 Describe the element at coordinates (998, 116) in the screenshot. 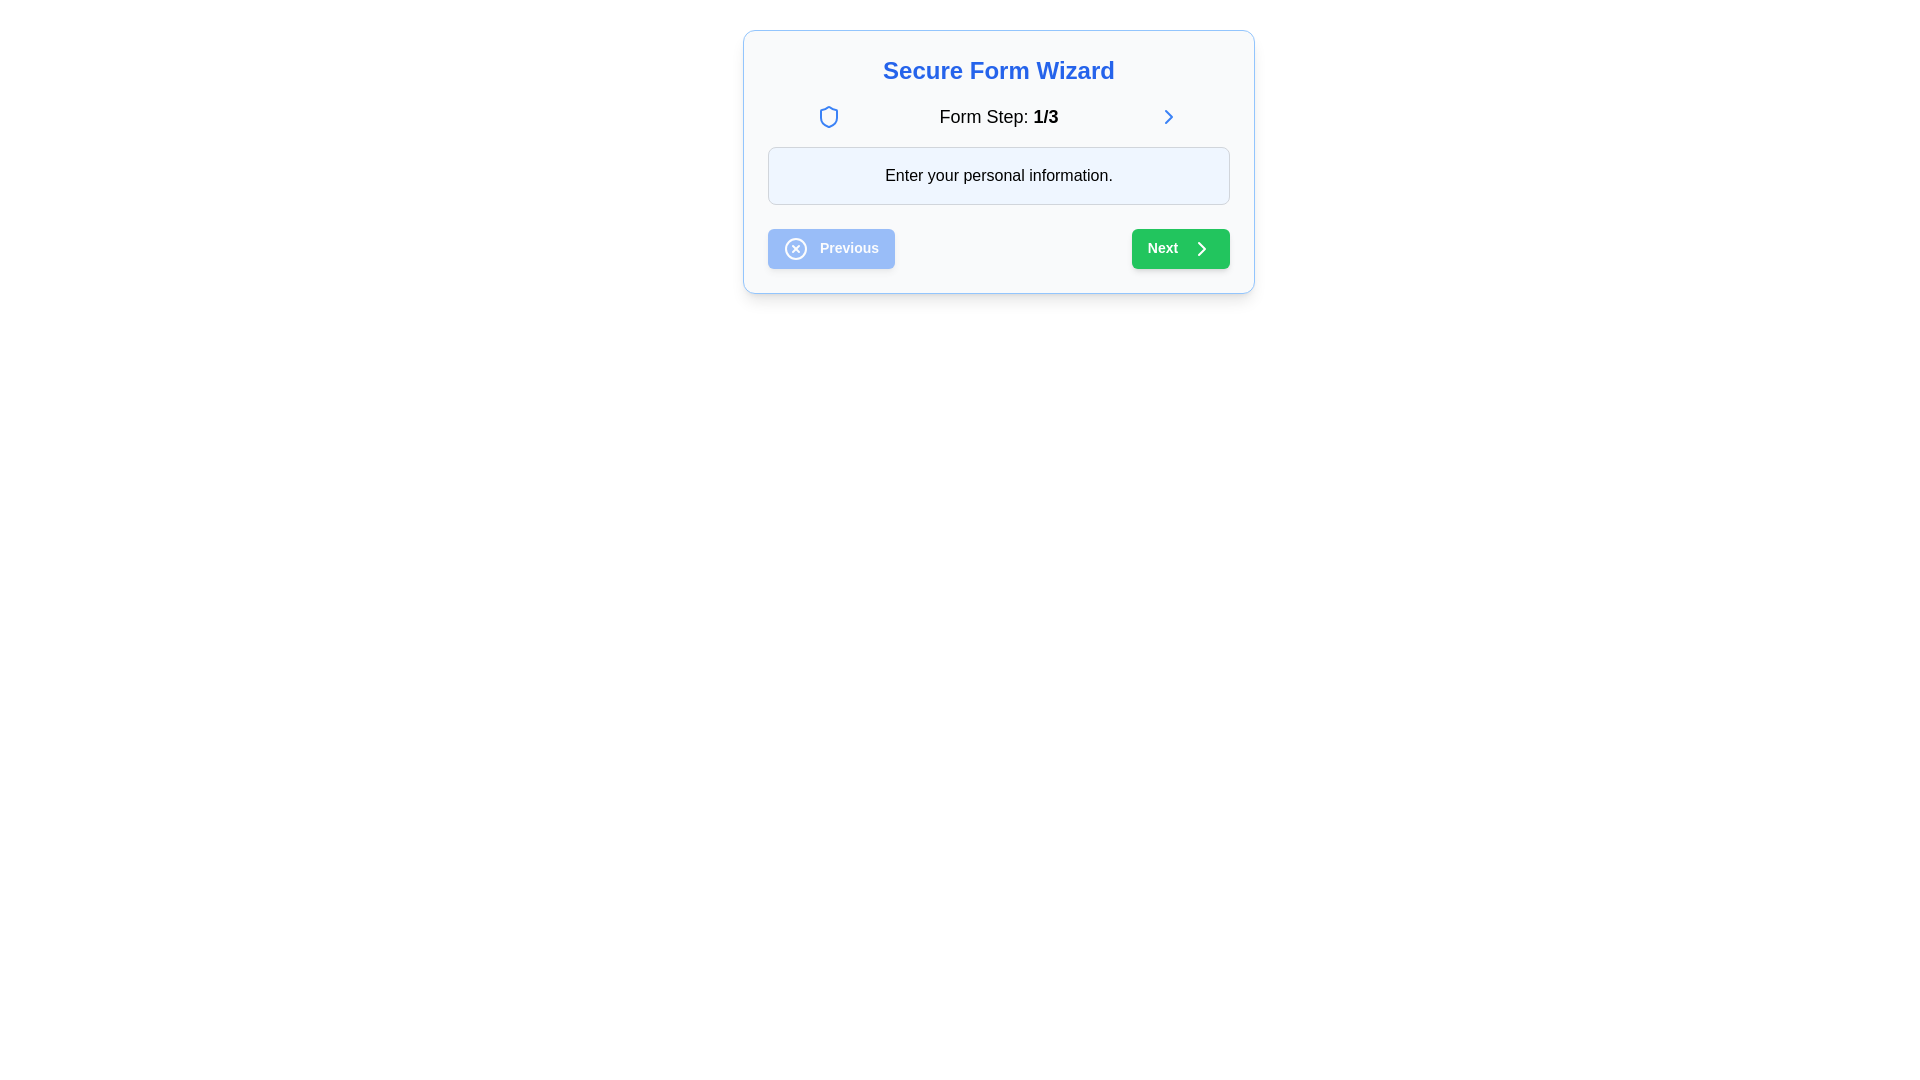

I see `the Text Label that reads 'Form Step: 1/3', which is styled with medium-sized bold font and positioned in the navigation header of the form wizard` at that location.